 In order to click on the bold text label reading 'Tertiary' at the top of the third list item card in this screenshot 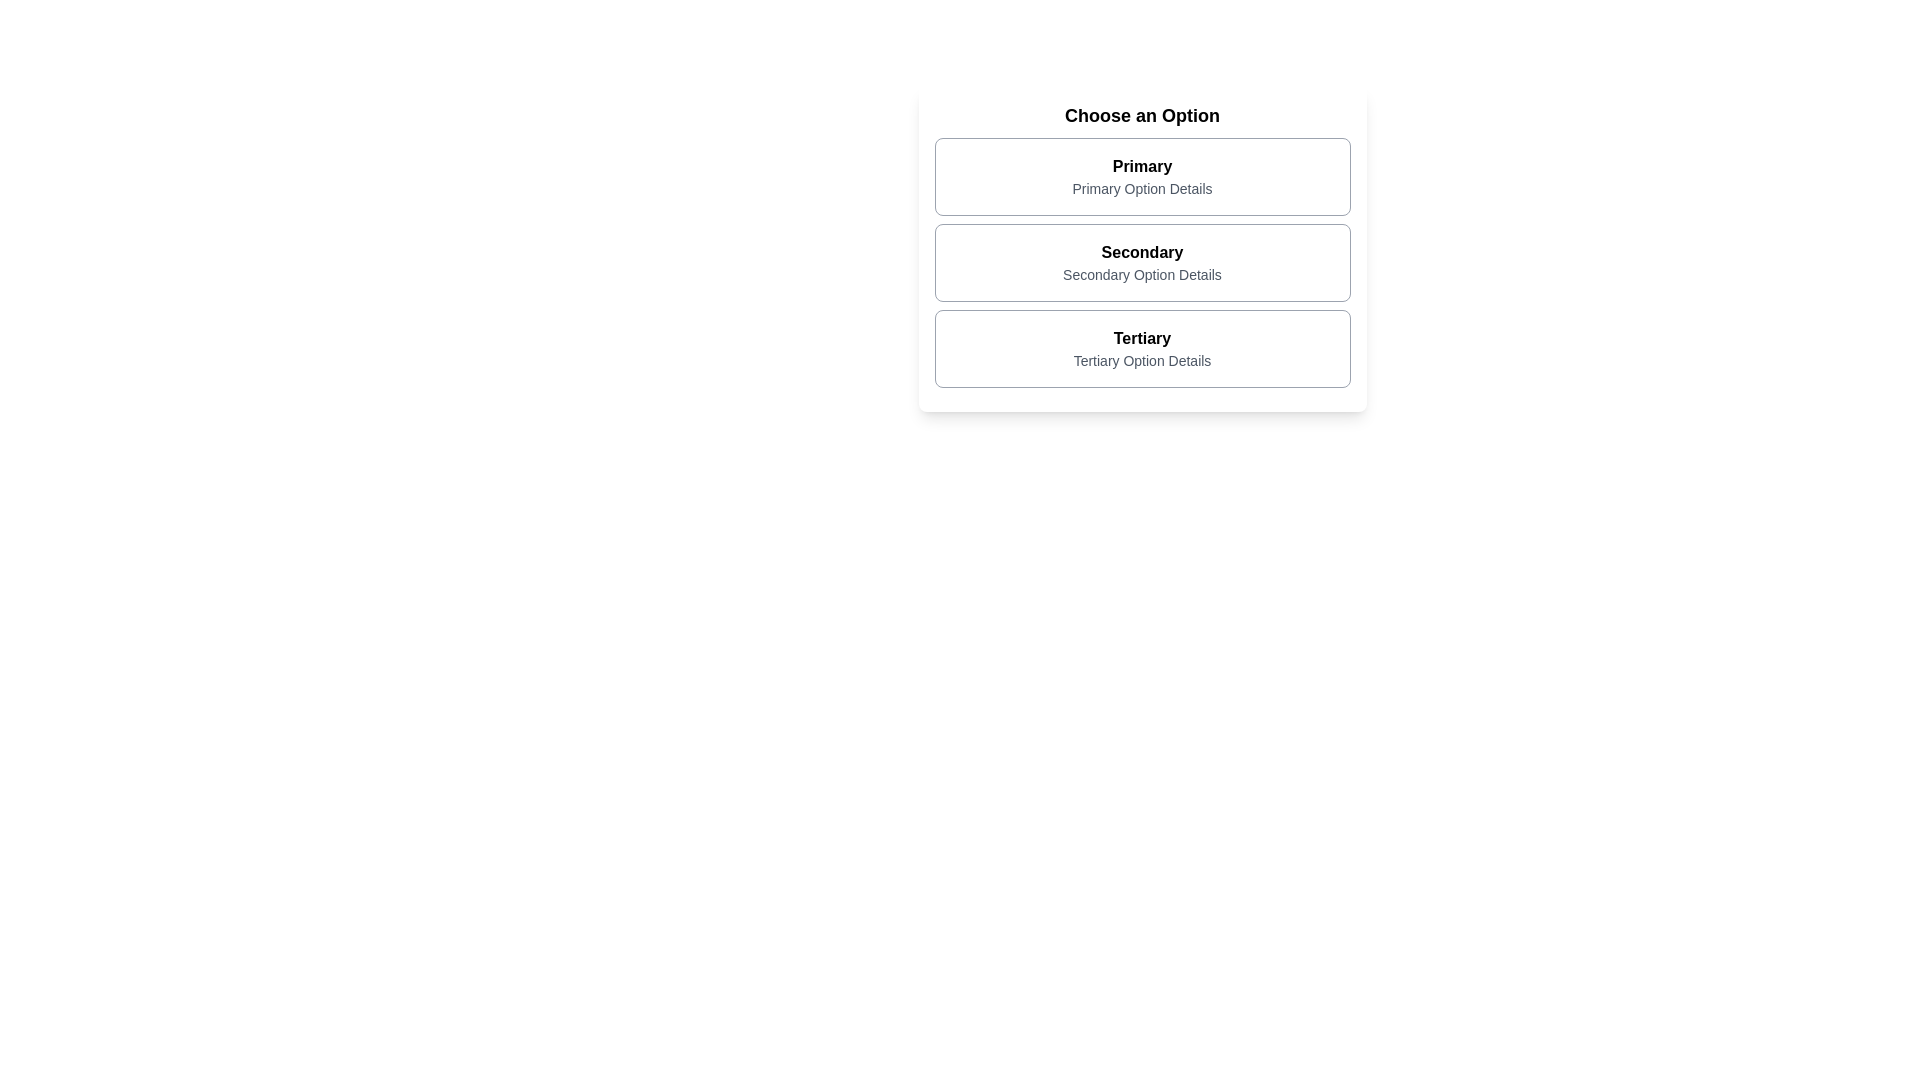, I will do `click(1142, 338)`.